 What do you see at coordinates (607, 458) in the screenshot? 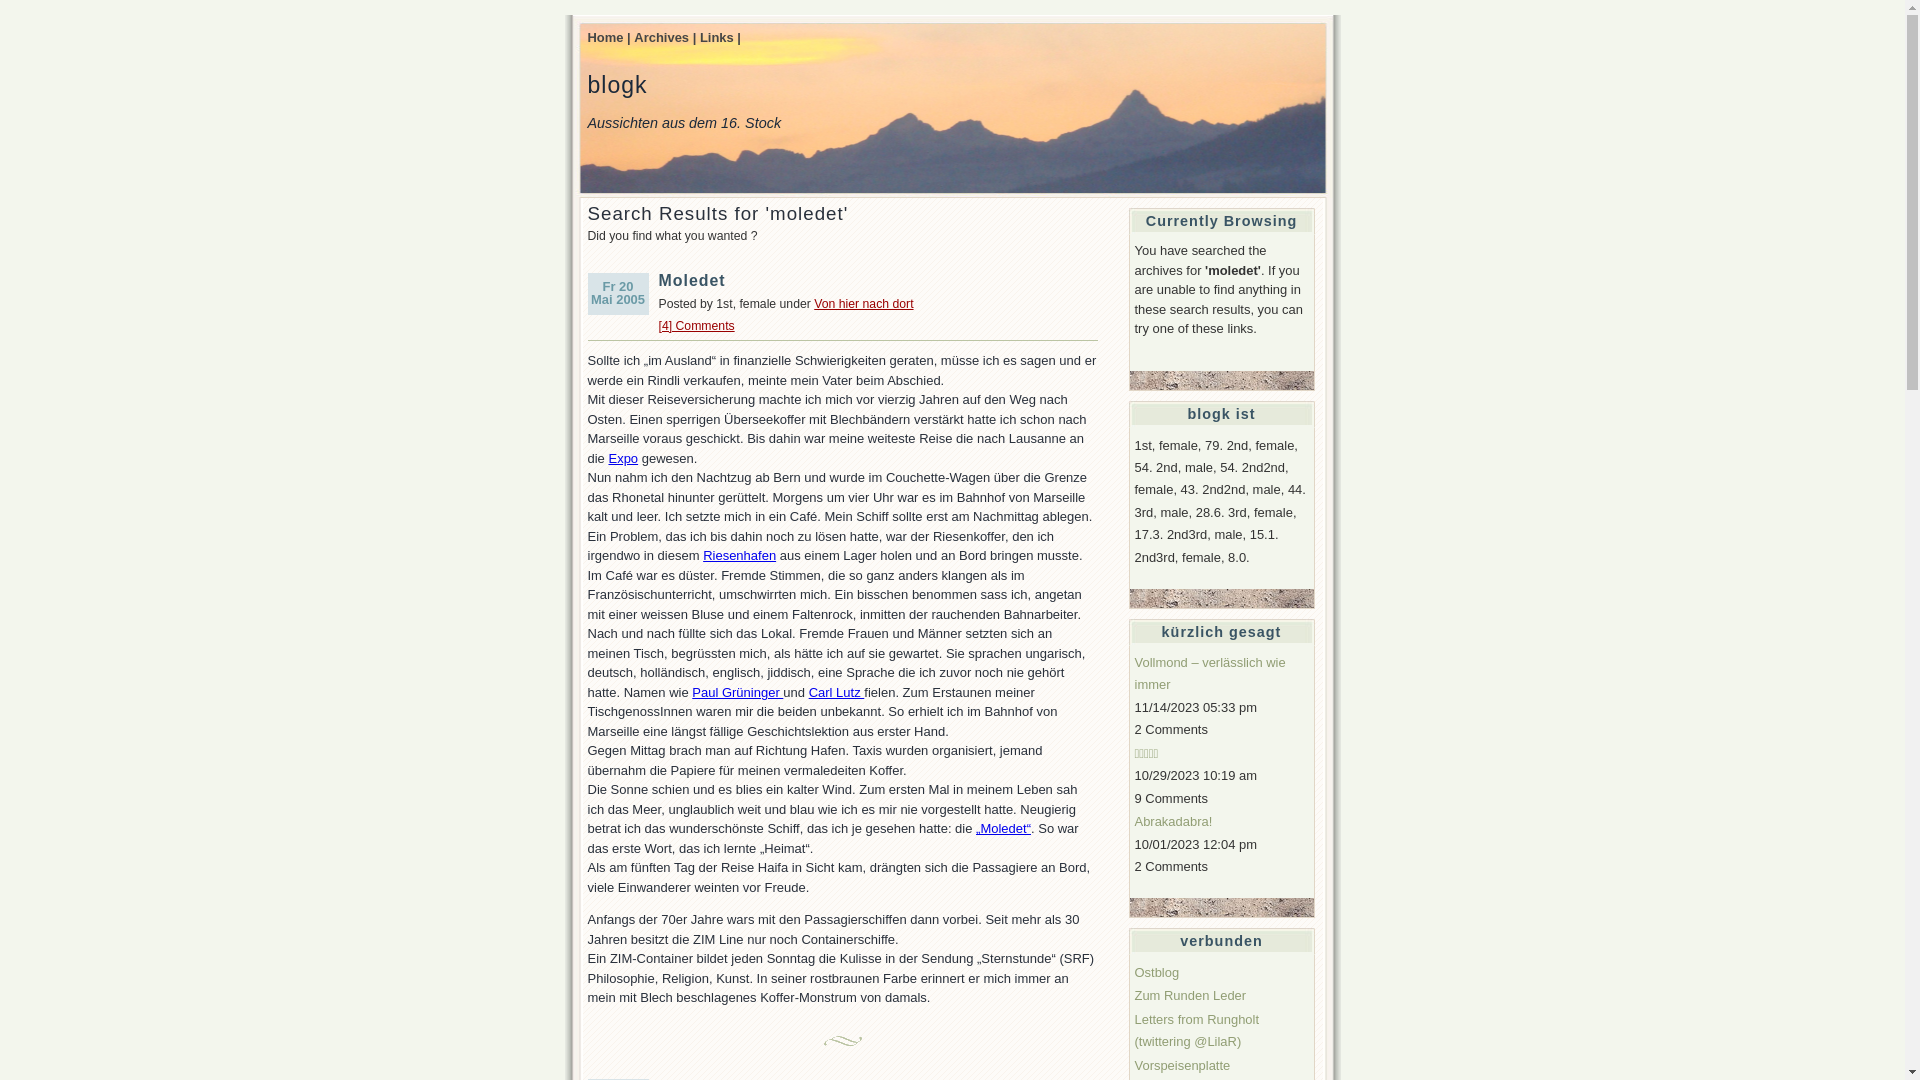
I see `'Expo'` at bounding box center [607, 458].